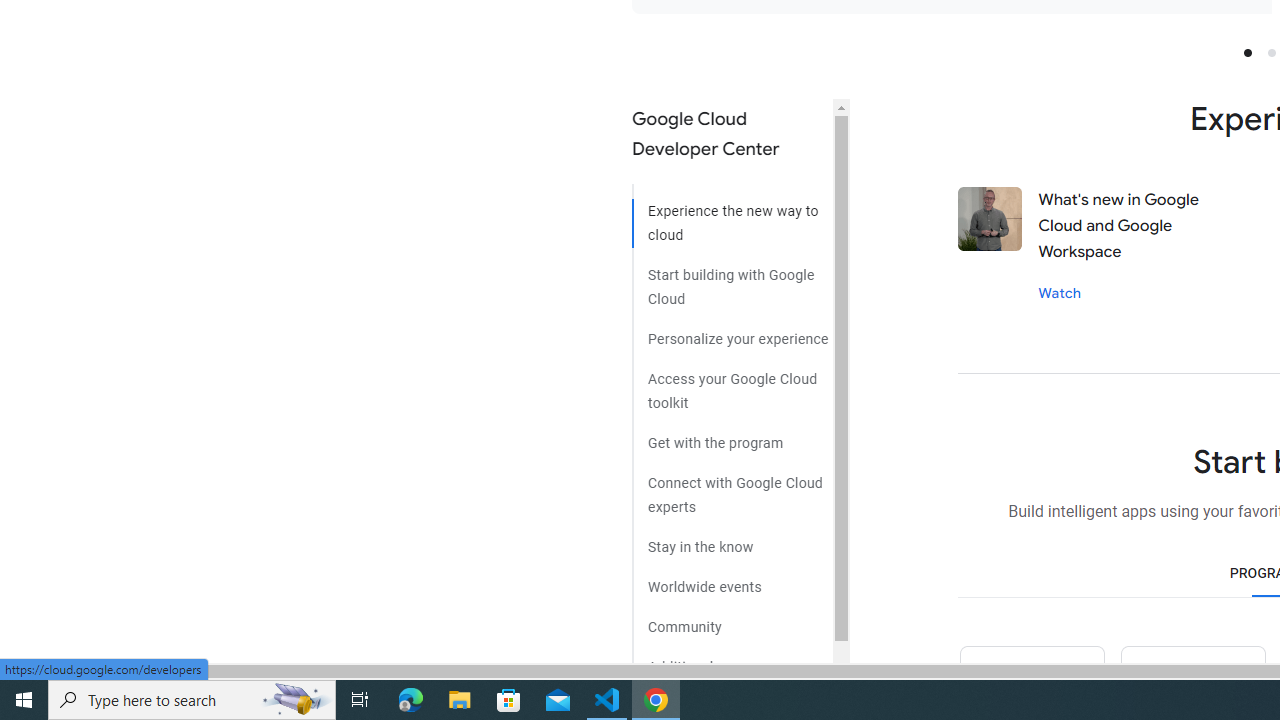 Image resolution: width=1280 pixels, height=720 pixels. Describe the element at coordinates (731, 434) in the screenshot. I see `'Get with the program'` at that location.